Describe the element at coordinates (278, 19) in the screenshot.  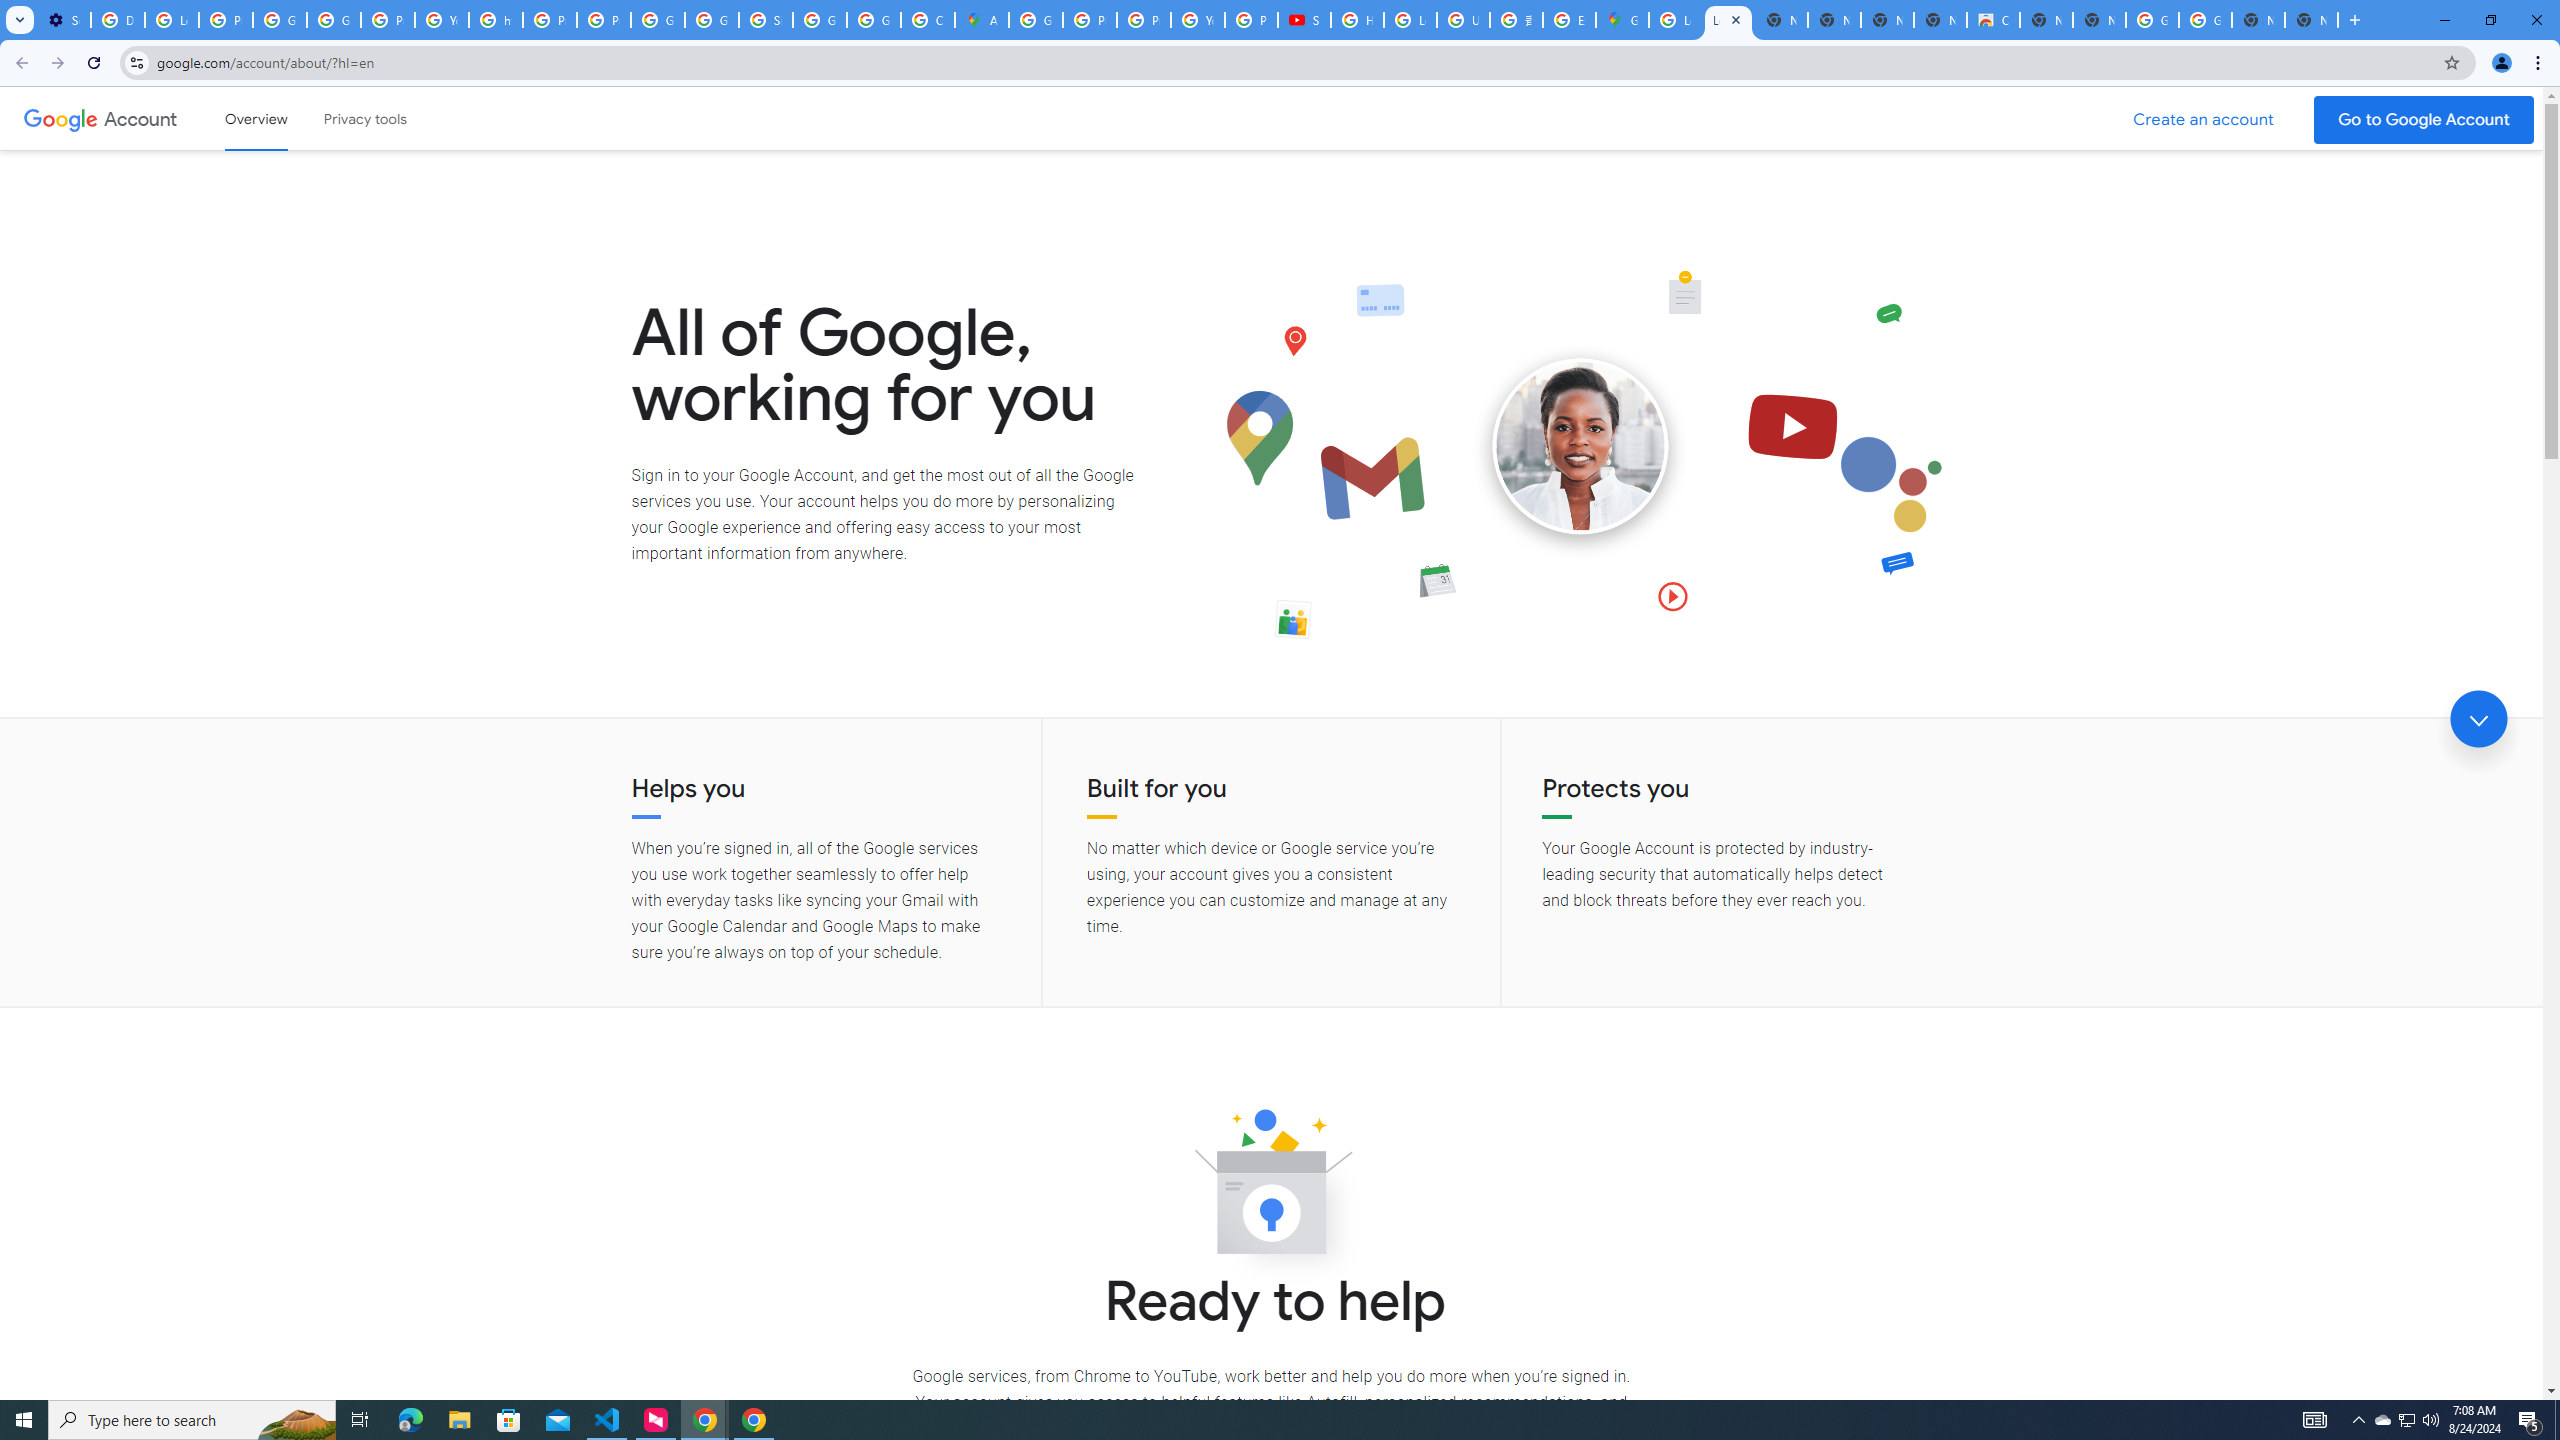
I see `'Google Account Help'` at that location.